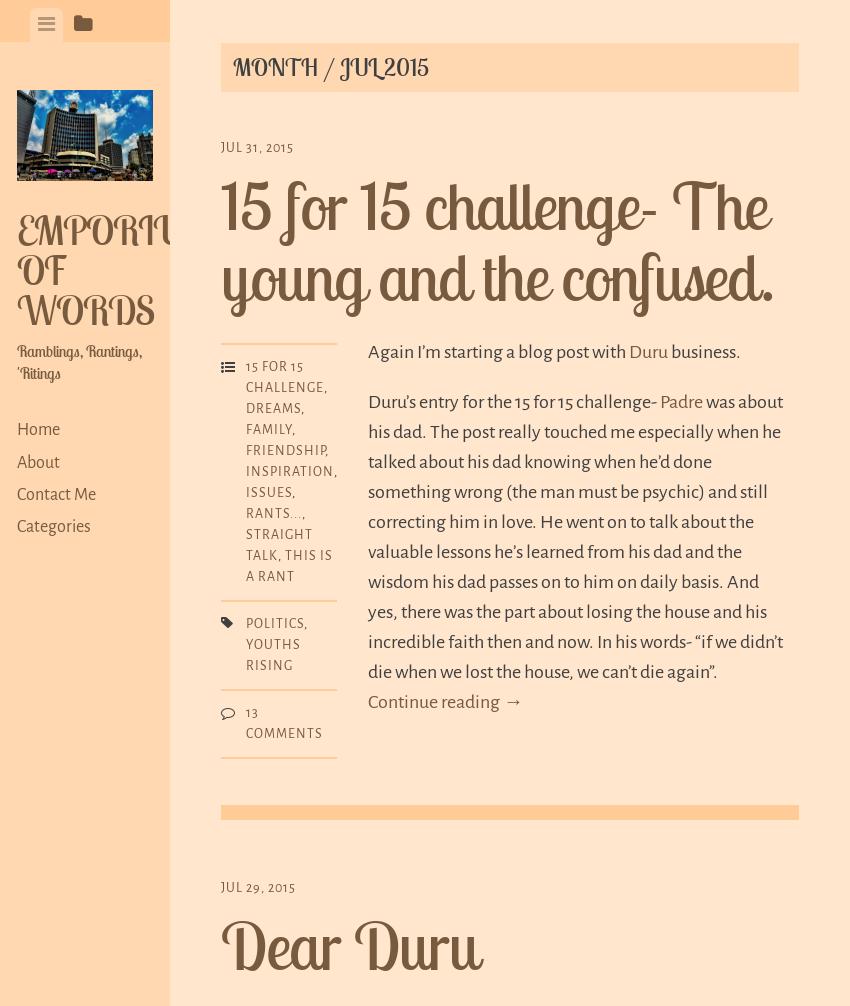 The width and height of the screenshot is (850, 1006). I want to click on 'business.', so click(703, 349).